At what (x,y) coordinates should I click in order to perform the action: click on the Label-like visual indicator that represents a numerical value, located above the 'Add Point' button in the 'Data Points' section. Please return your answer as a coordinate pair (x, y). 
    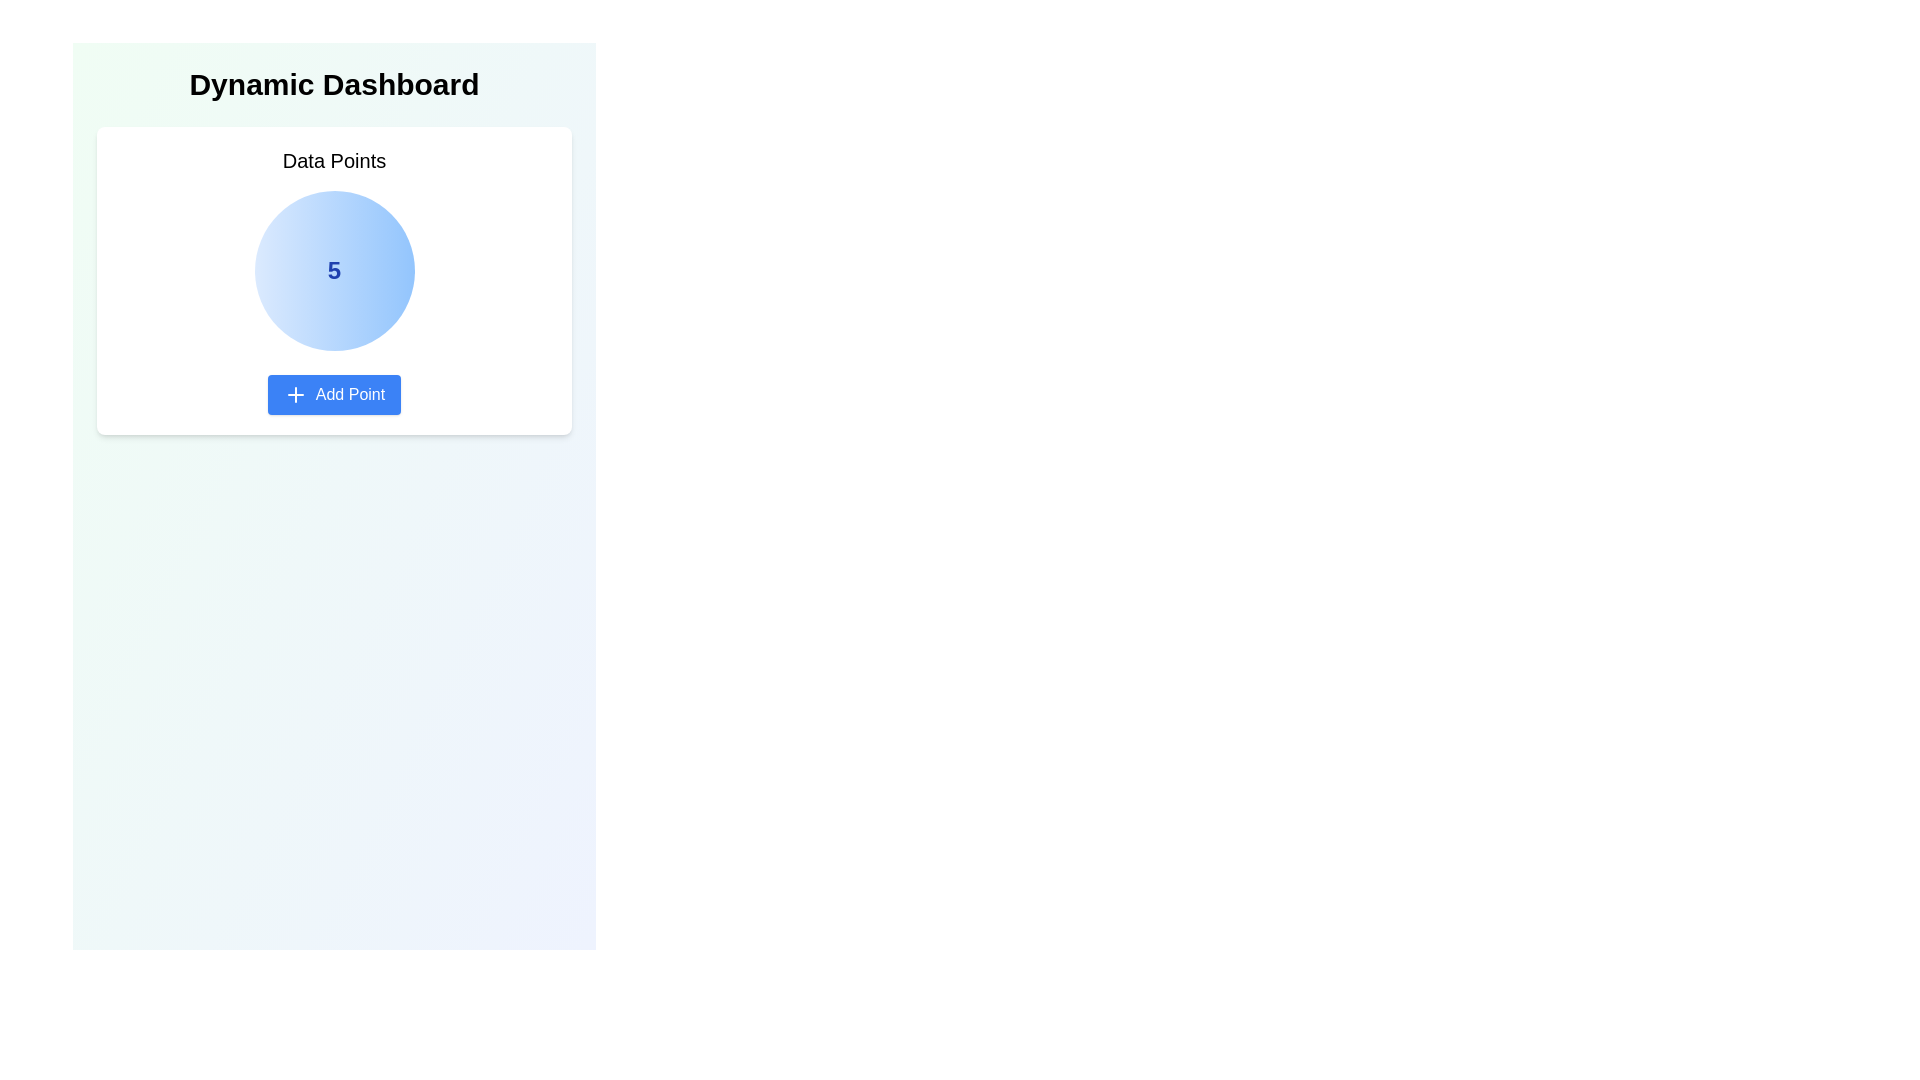
    Looking at the image, I should click on (334, 270).